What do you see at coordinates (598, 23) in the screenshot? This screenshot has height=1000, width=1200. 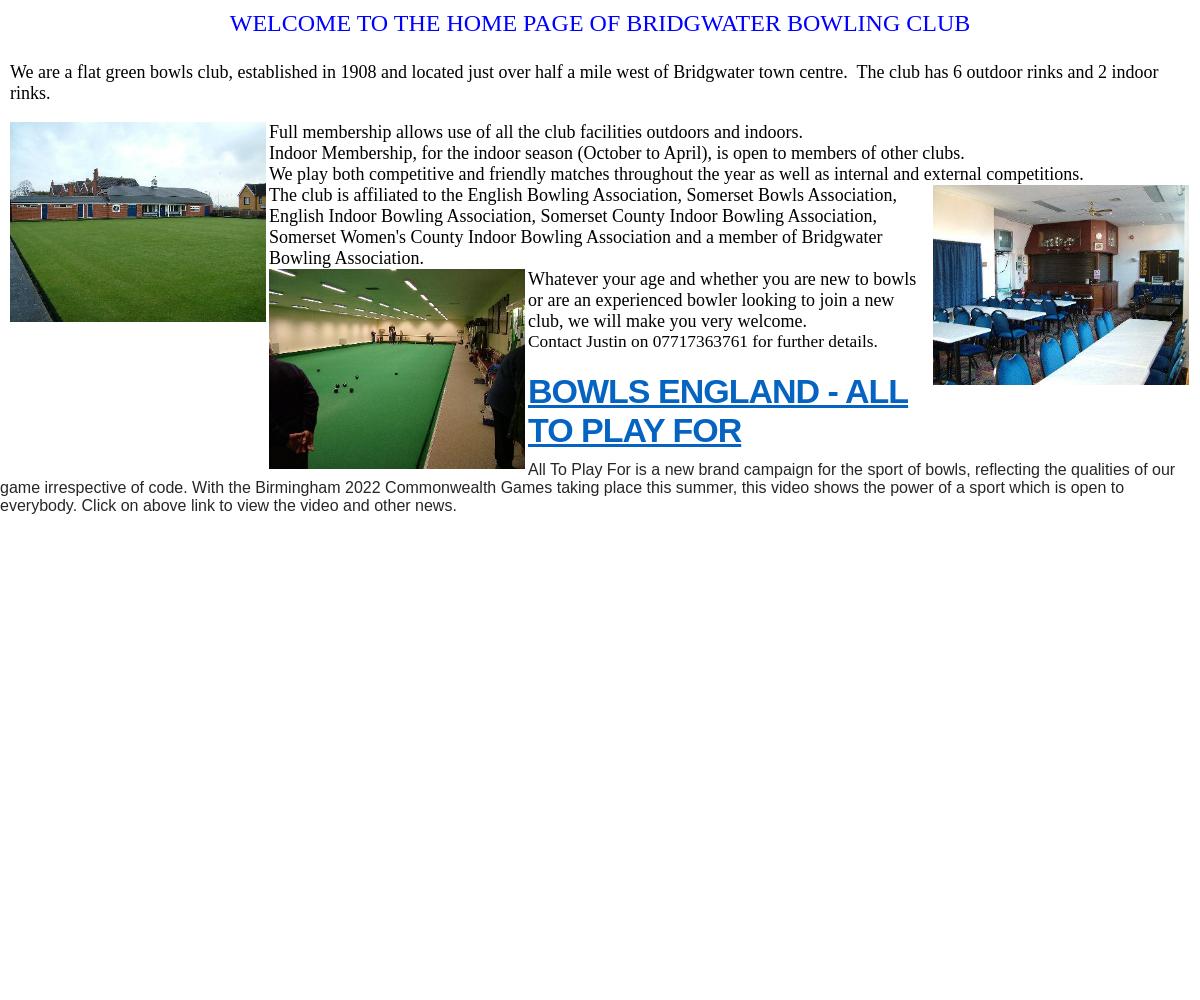 I see `'WELCOME TO THE HOME PAGE OF BRIDGWATER BOWLING
CLUB'` at bounding box center [598, 23].